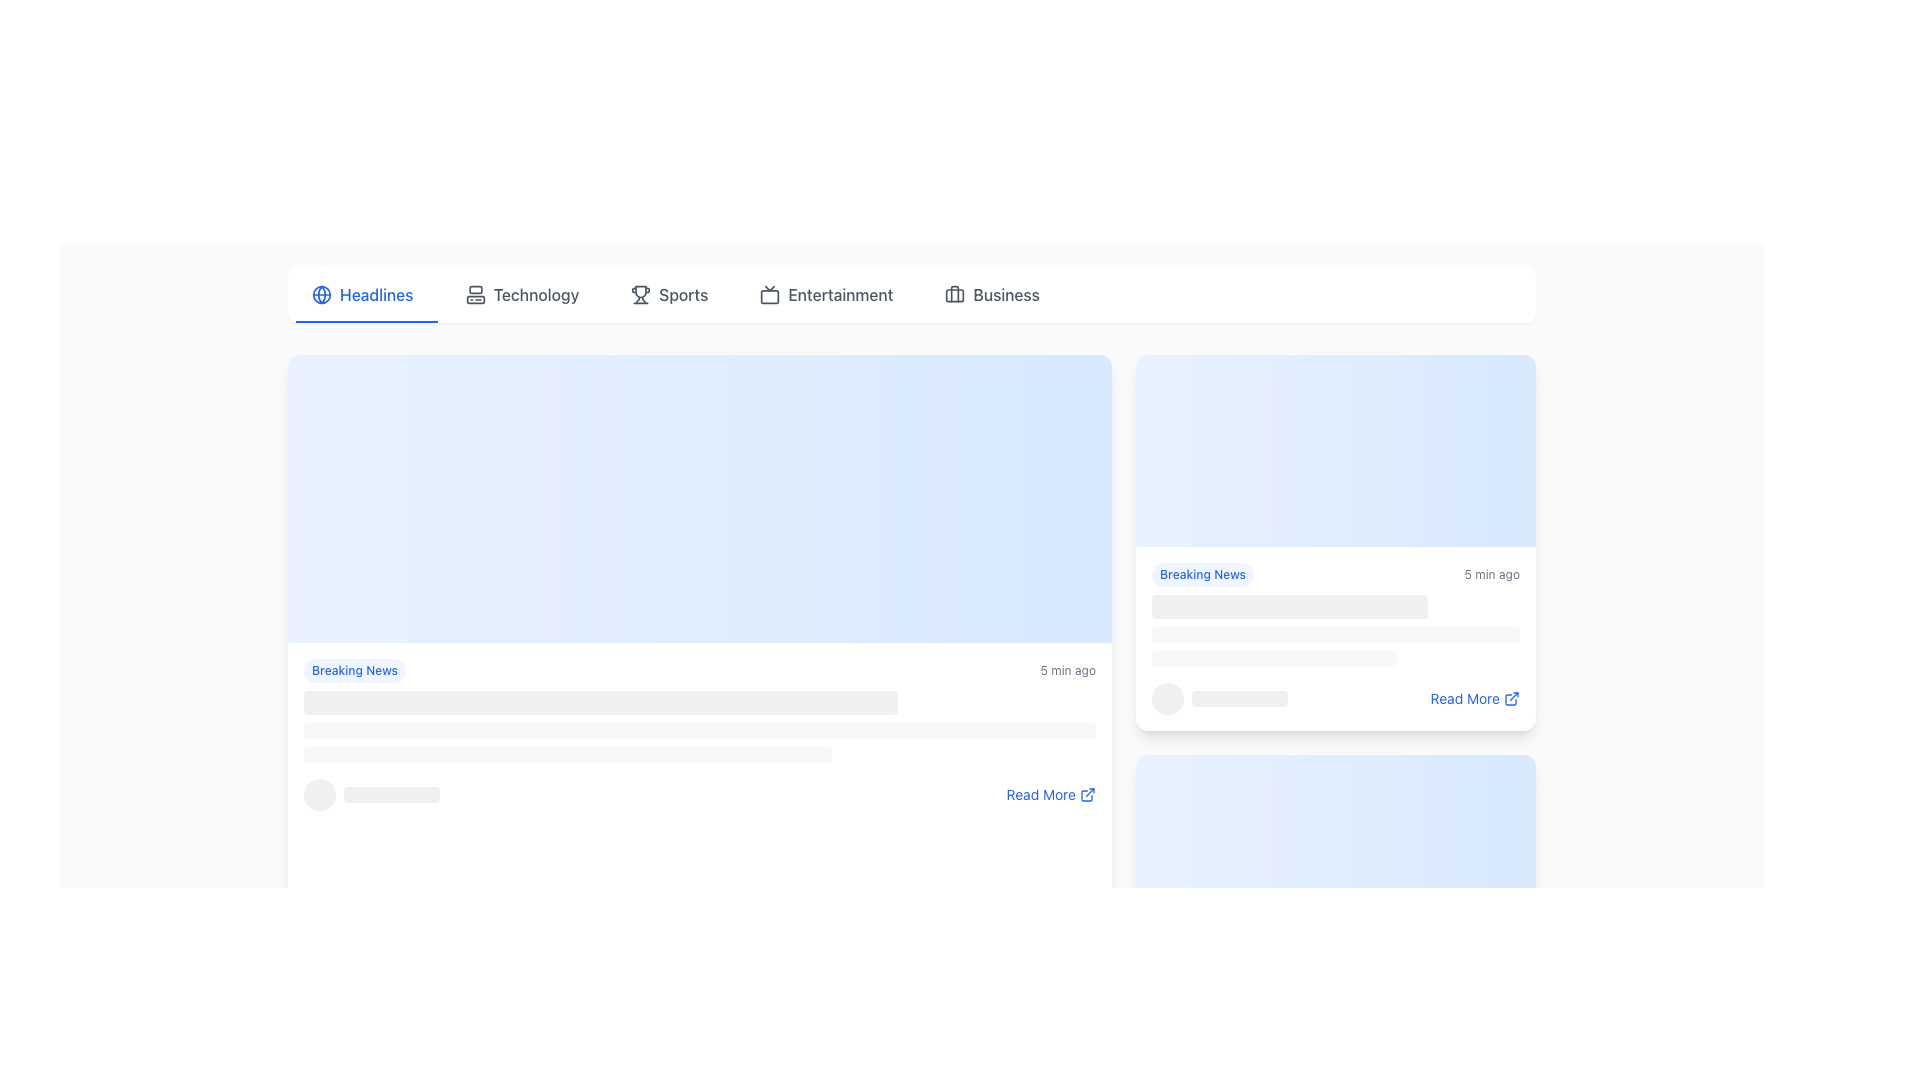 This screenshot has height=1080, width=1920. What do you see at coordinates (321, 294) in the screenshot?
I see `the 'Headlines' icon in the navigation bar, which is positioned to the left of the 'Headlines' text` at bounding box center [321, 294].